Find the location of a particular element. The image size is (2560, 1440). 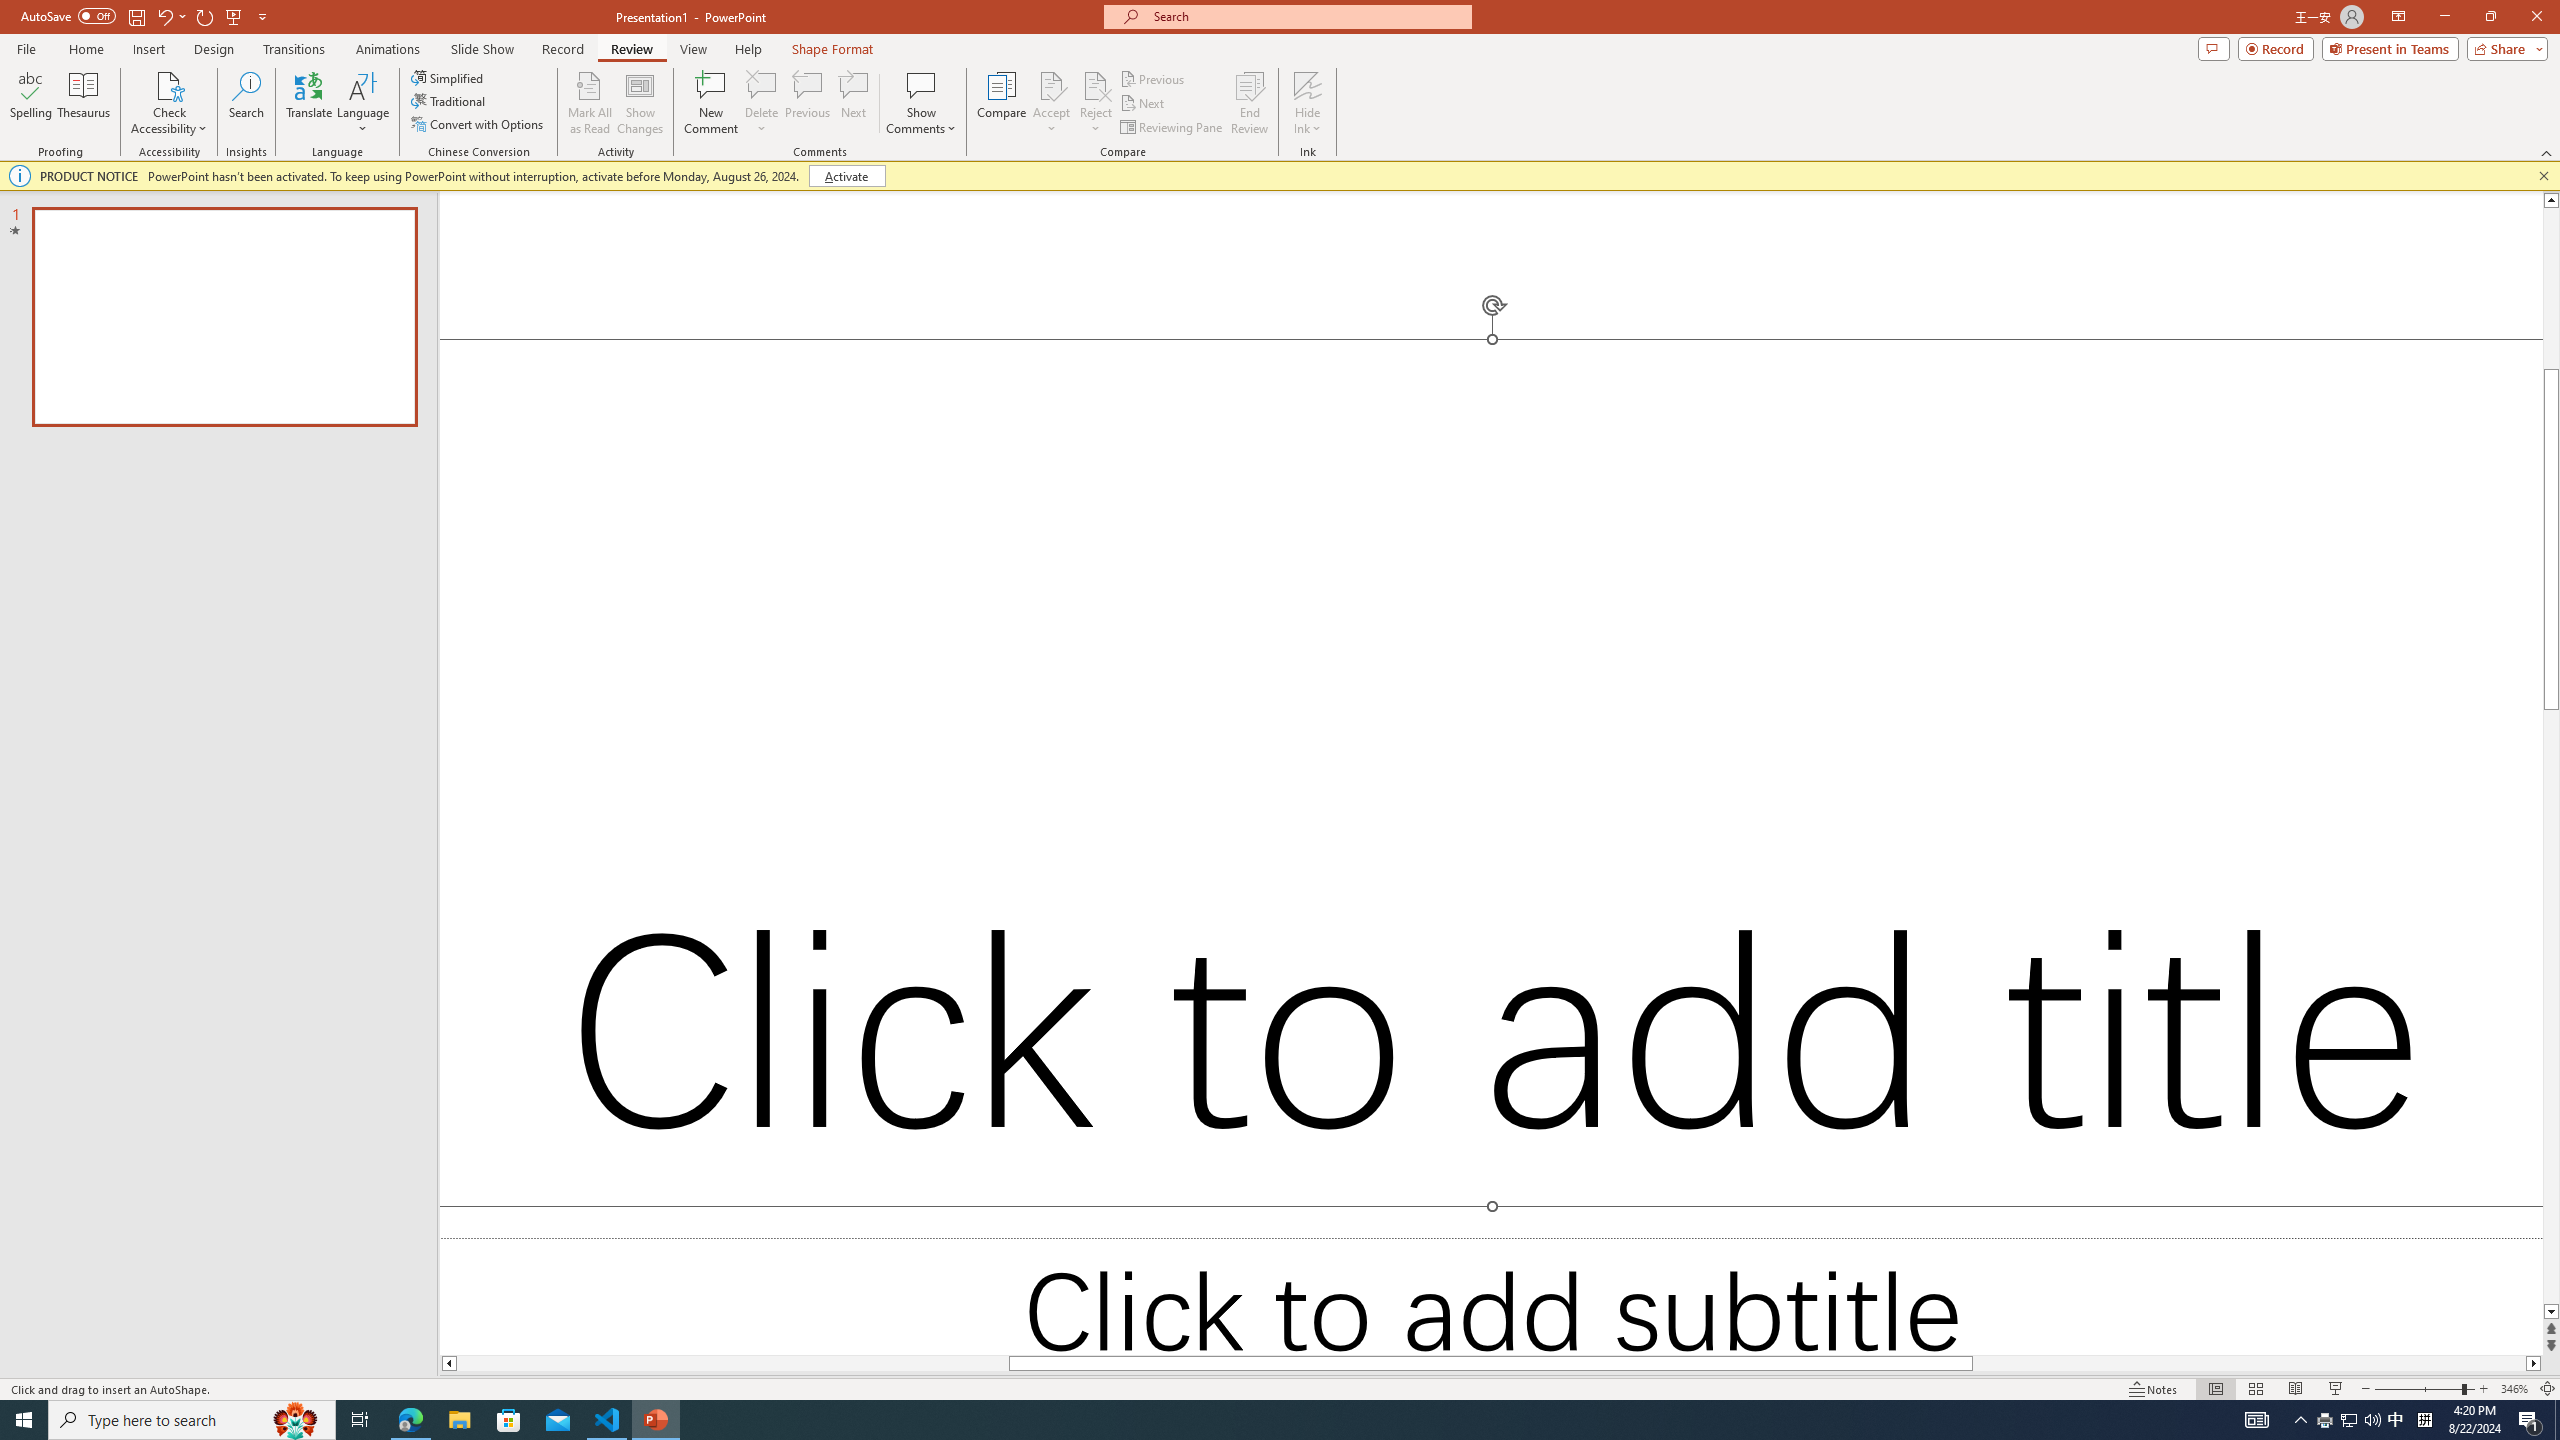

'Mark All as Read' is located at coordinates (590, 103).